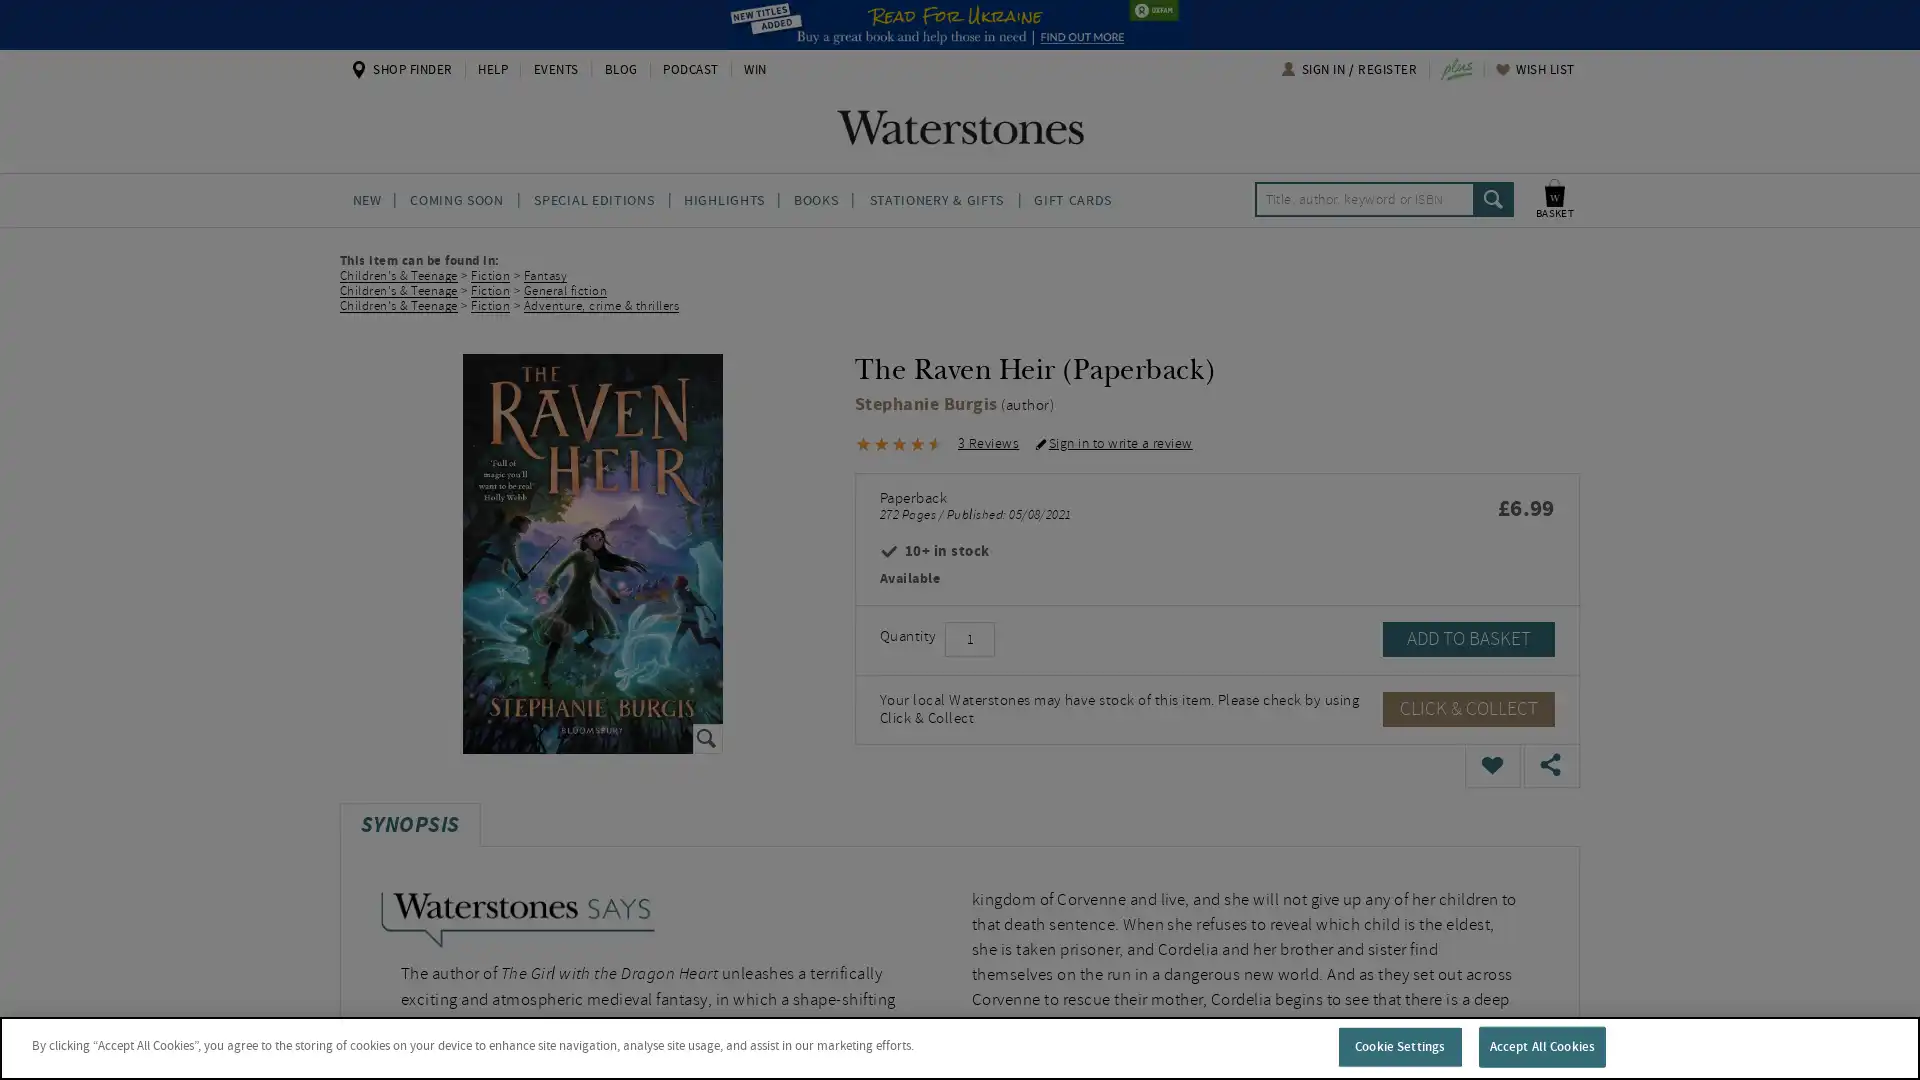 The width and height of the screenshot is (1920, 1080). I want to click on CLICK & COLLECT, so click(1468, 708).